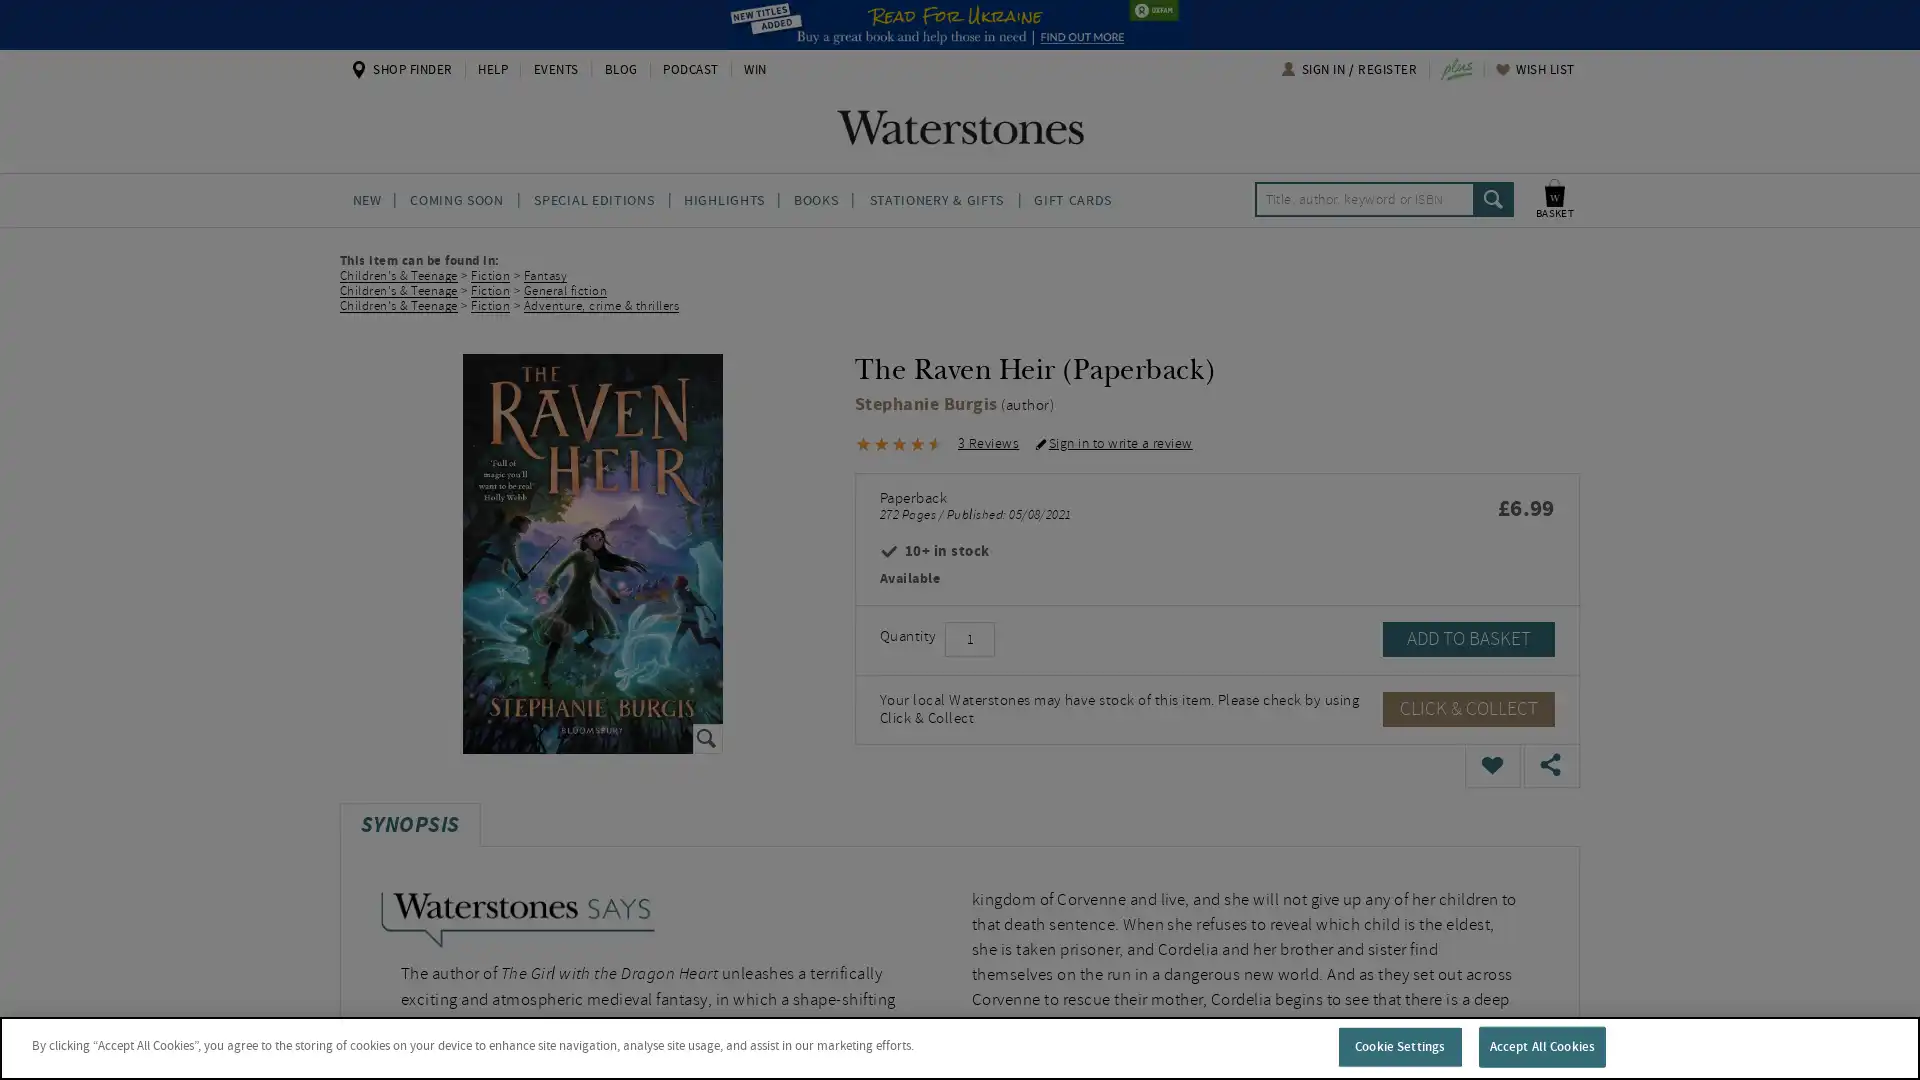 The width and height of the screenshot is (1920, 1080). I want to click on CLICK & COLLECT, so click(1468, 708).